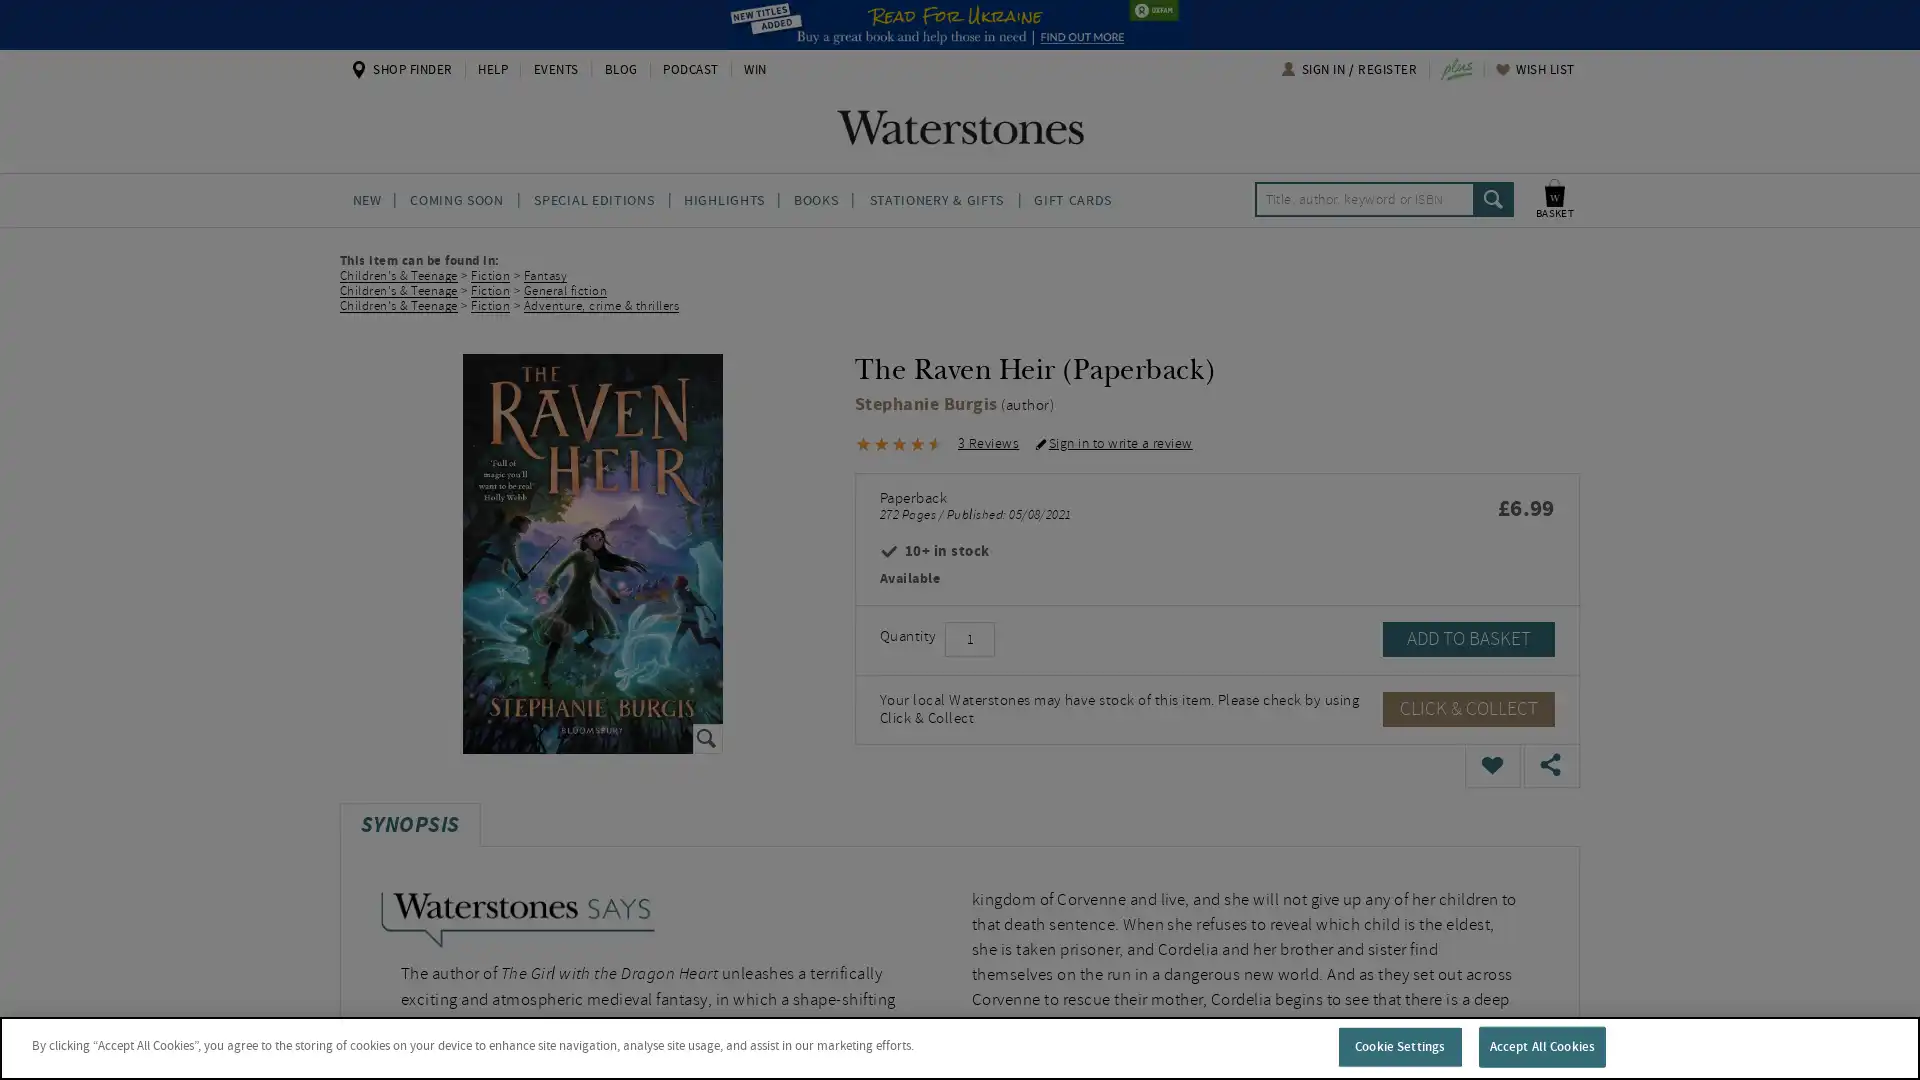 The width and height of the screenshot is (1920, 1080). I want to click on CLICK & COLLECT, so click(1468, 708).